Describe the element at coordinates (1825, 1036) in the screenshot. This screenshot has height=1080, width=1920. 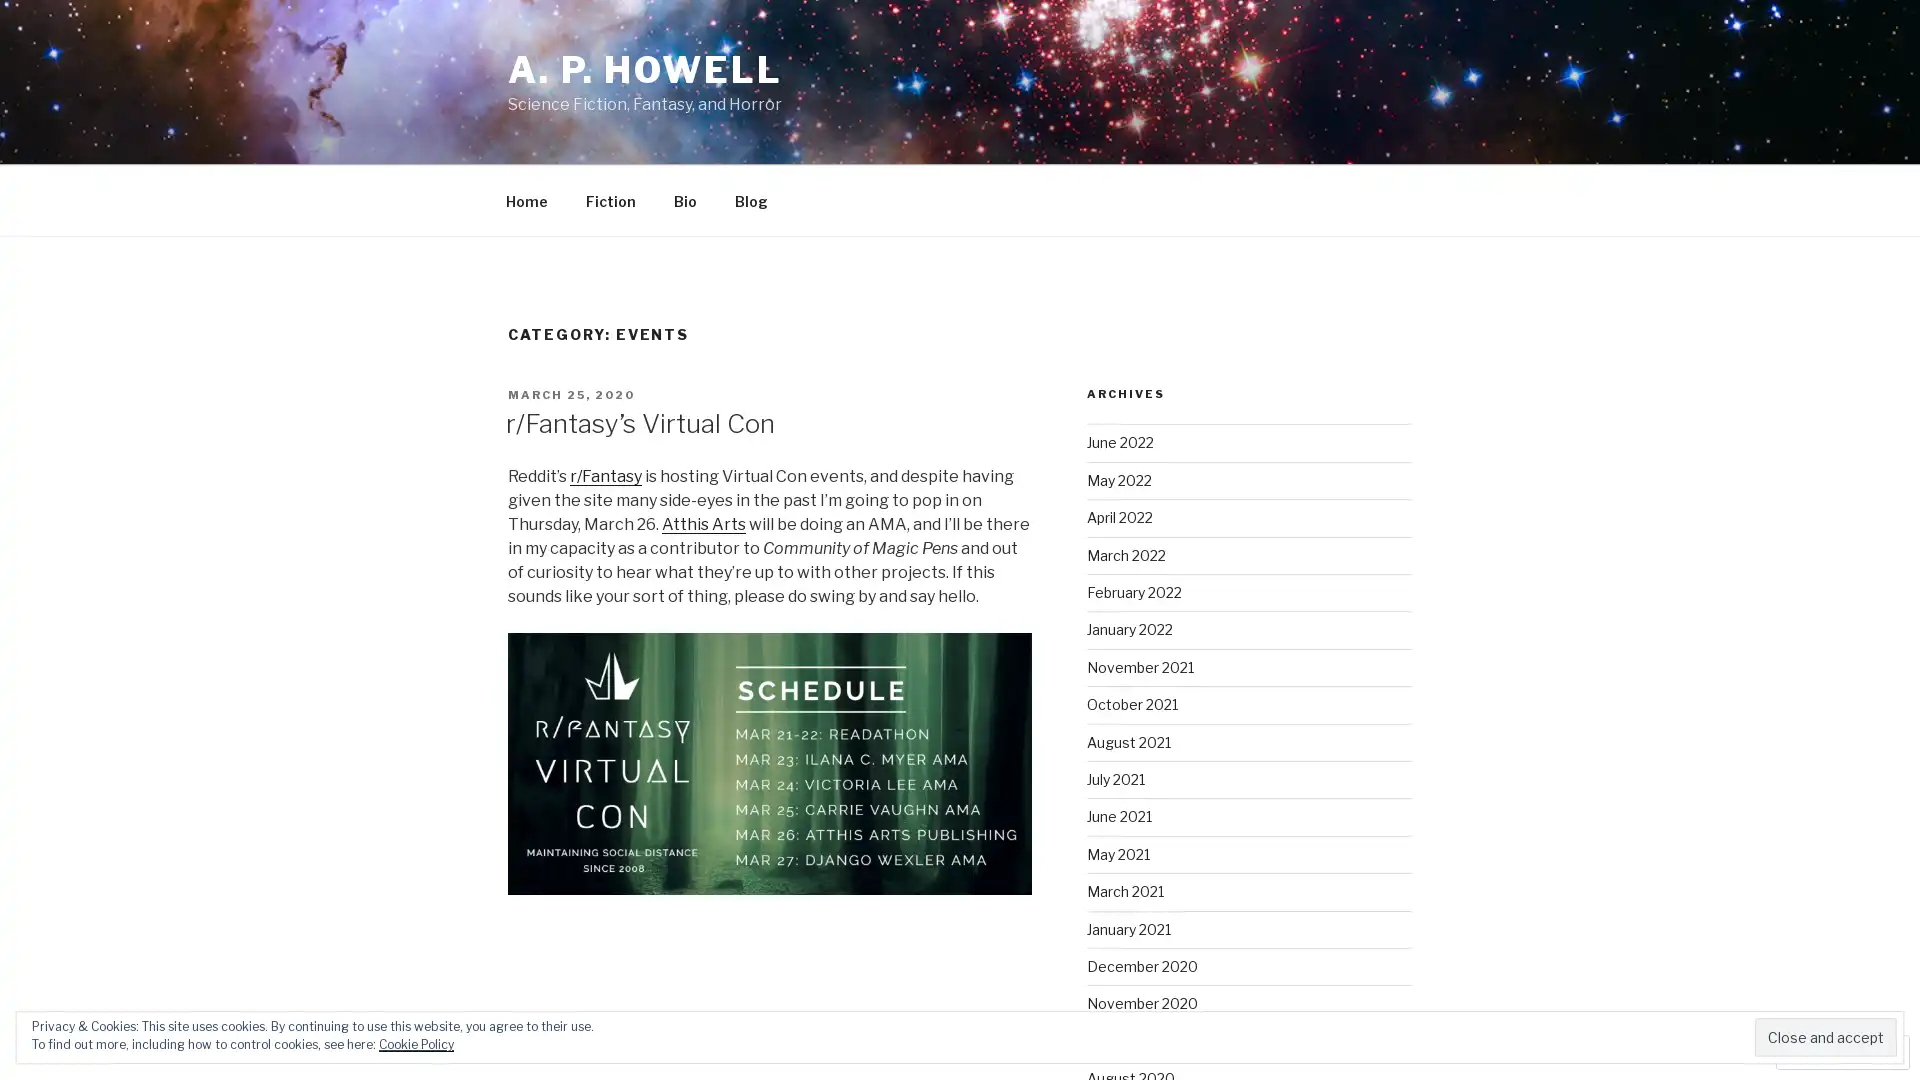
I see `Close and accept` at that location.